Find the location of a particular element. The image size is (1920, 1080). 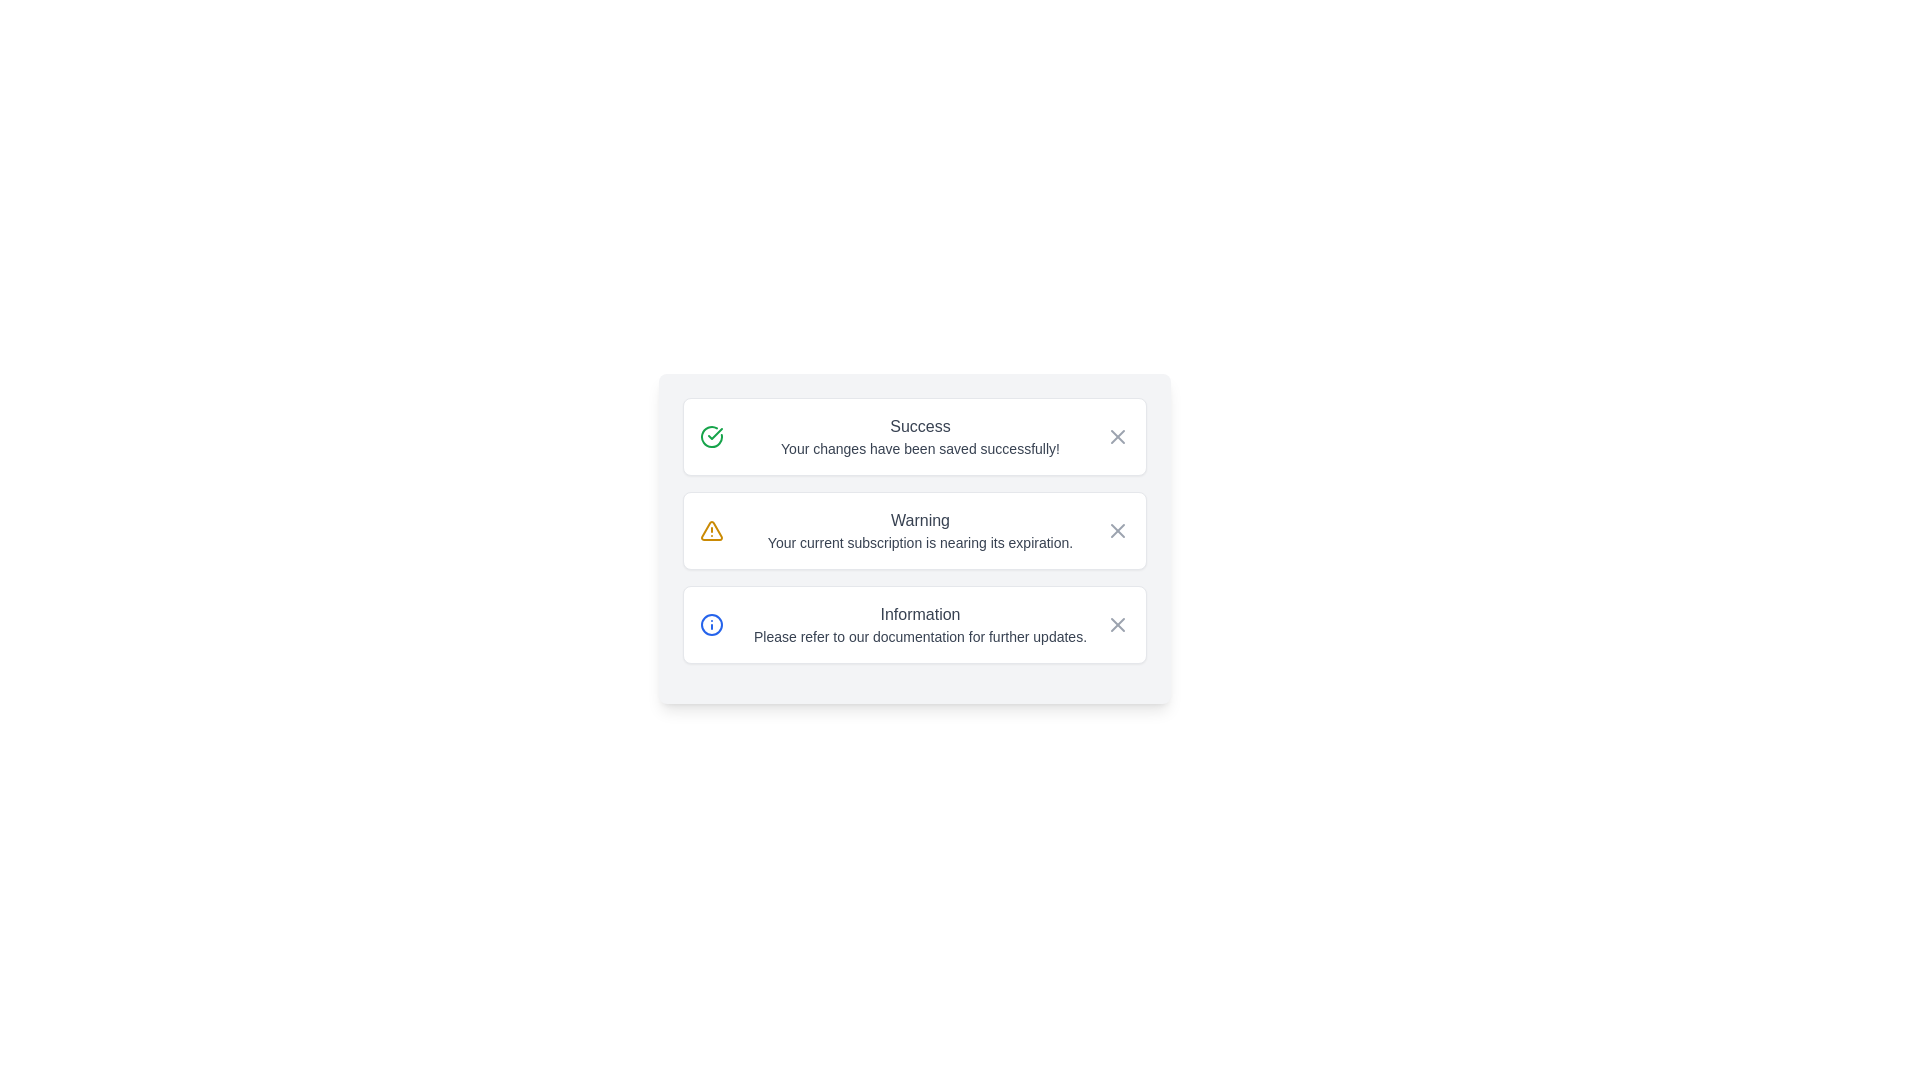

the Dismiss icon button, which is a small 'X' shaped icon located in the top-right corner of the 'Success' notification message box is located at coordinates (1116, 435).